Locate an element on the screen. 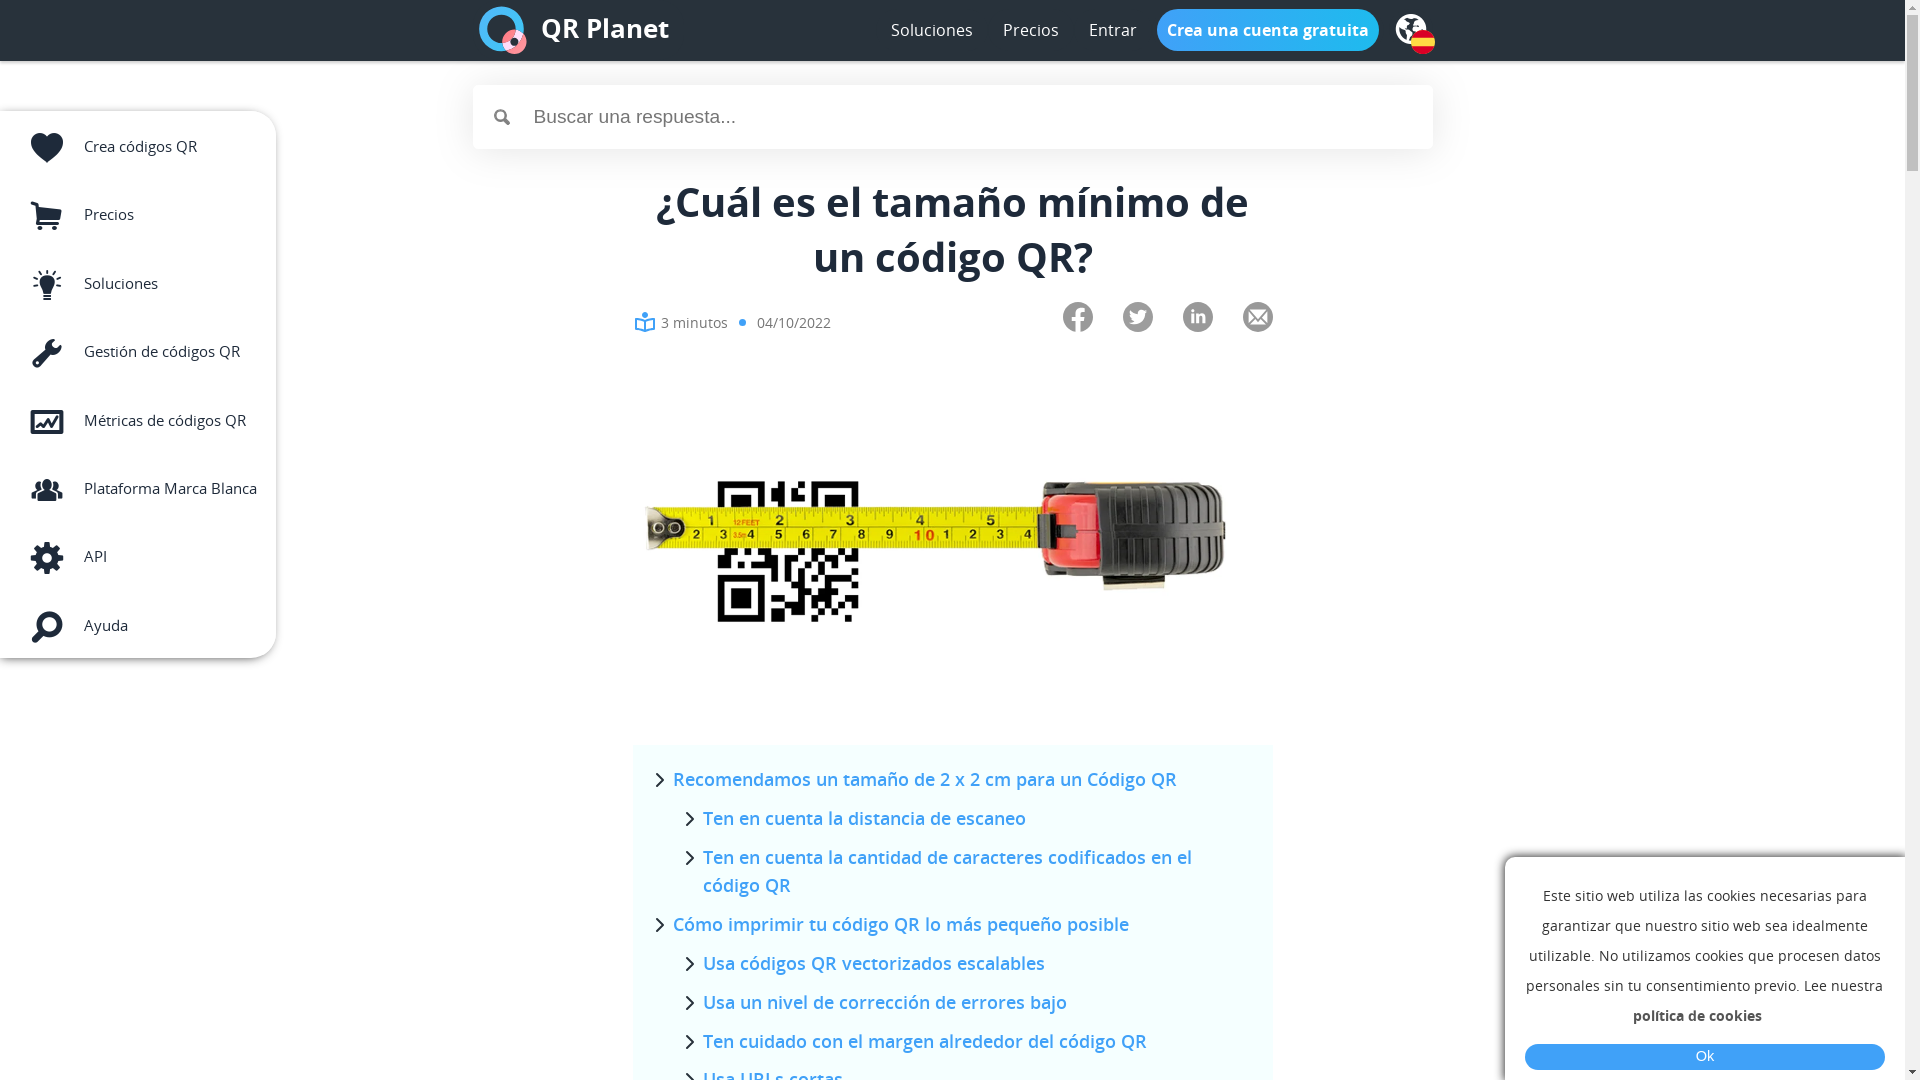  'Share via e-mail' is located at coordinates (1256, 318).